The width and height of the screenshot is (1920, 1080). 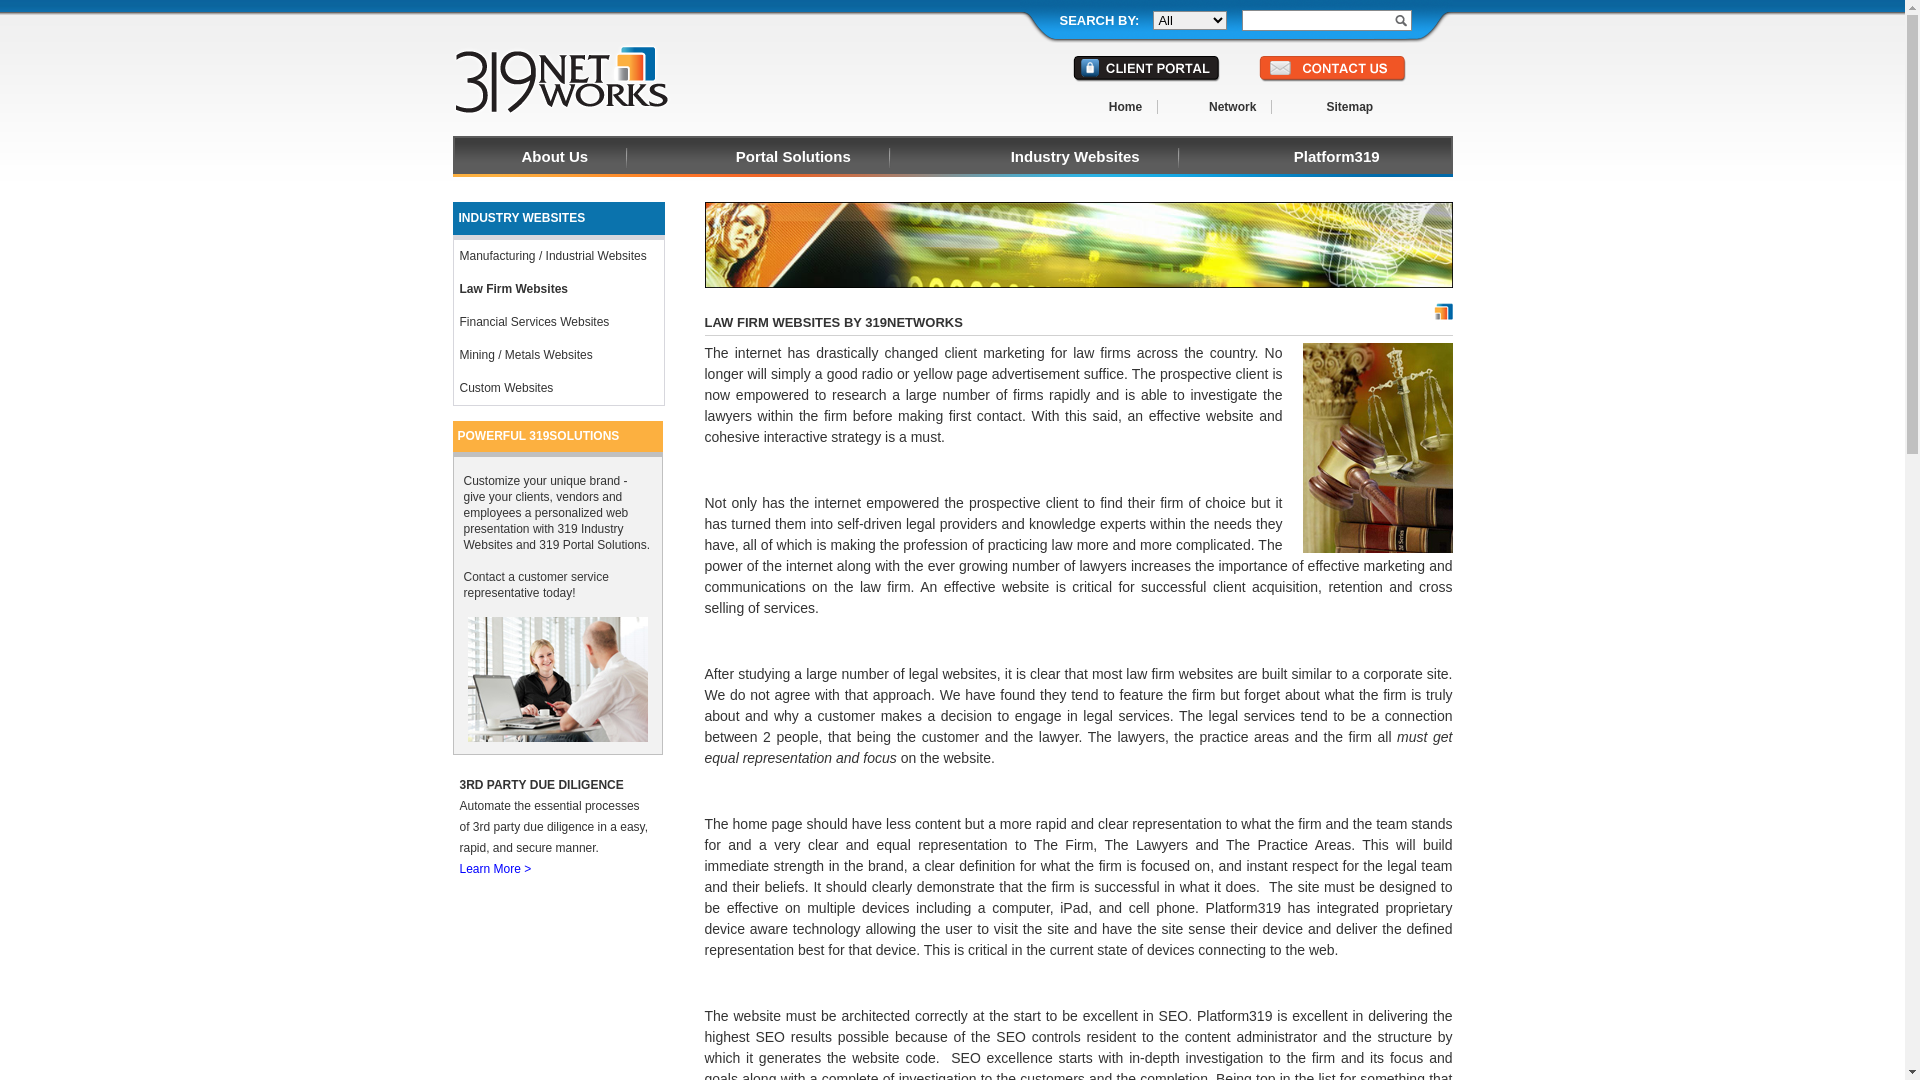 What do you see at coordinates (557, 321) in the screenshot?
I see `'Financial Services Websites'` at bounding box center [557, 321].